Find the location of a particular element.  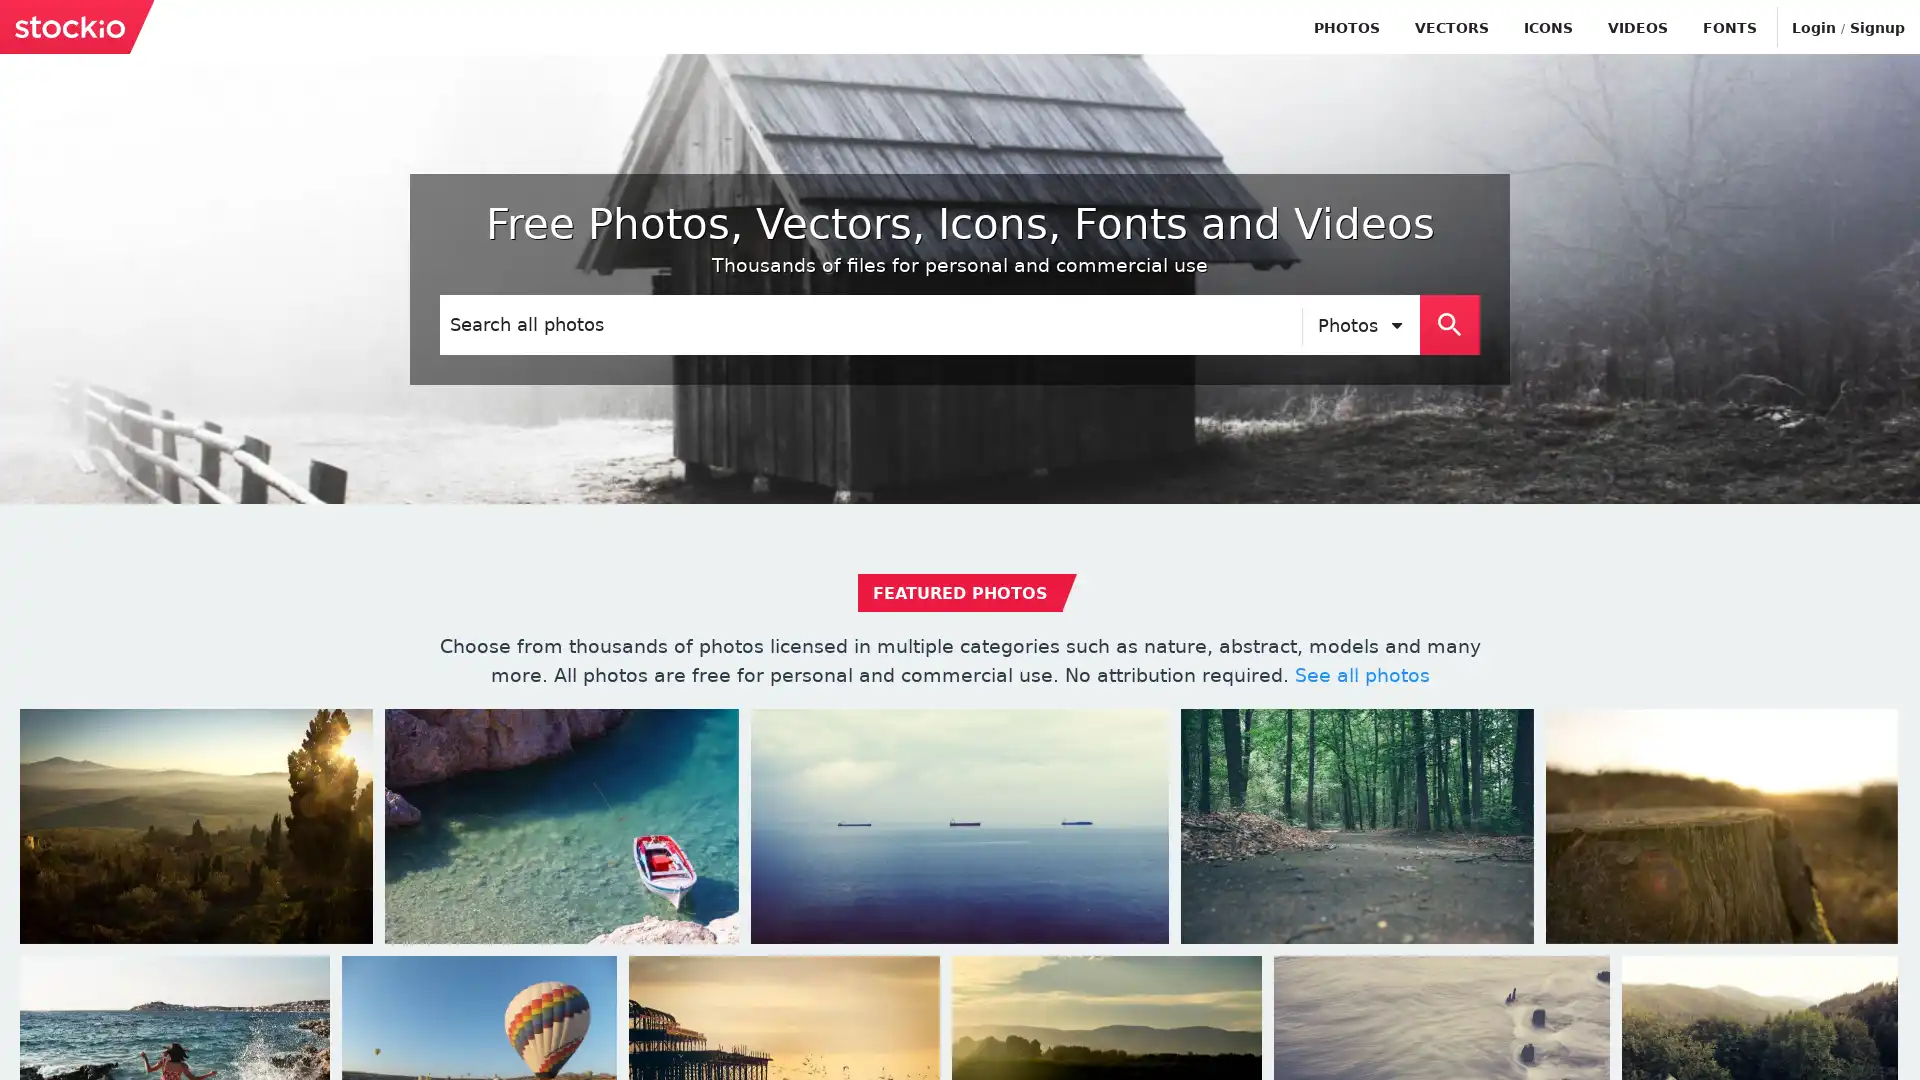

SEARCH is located at coordinates (1449, 323).